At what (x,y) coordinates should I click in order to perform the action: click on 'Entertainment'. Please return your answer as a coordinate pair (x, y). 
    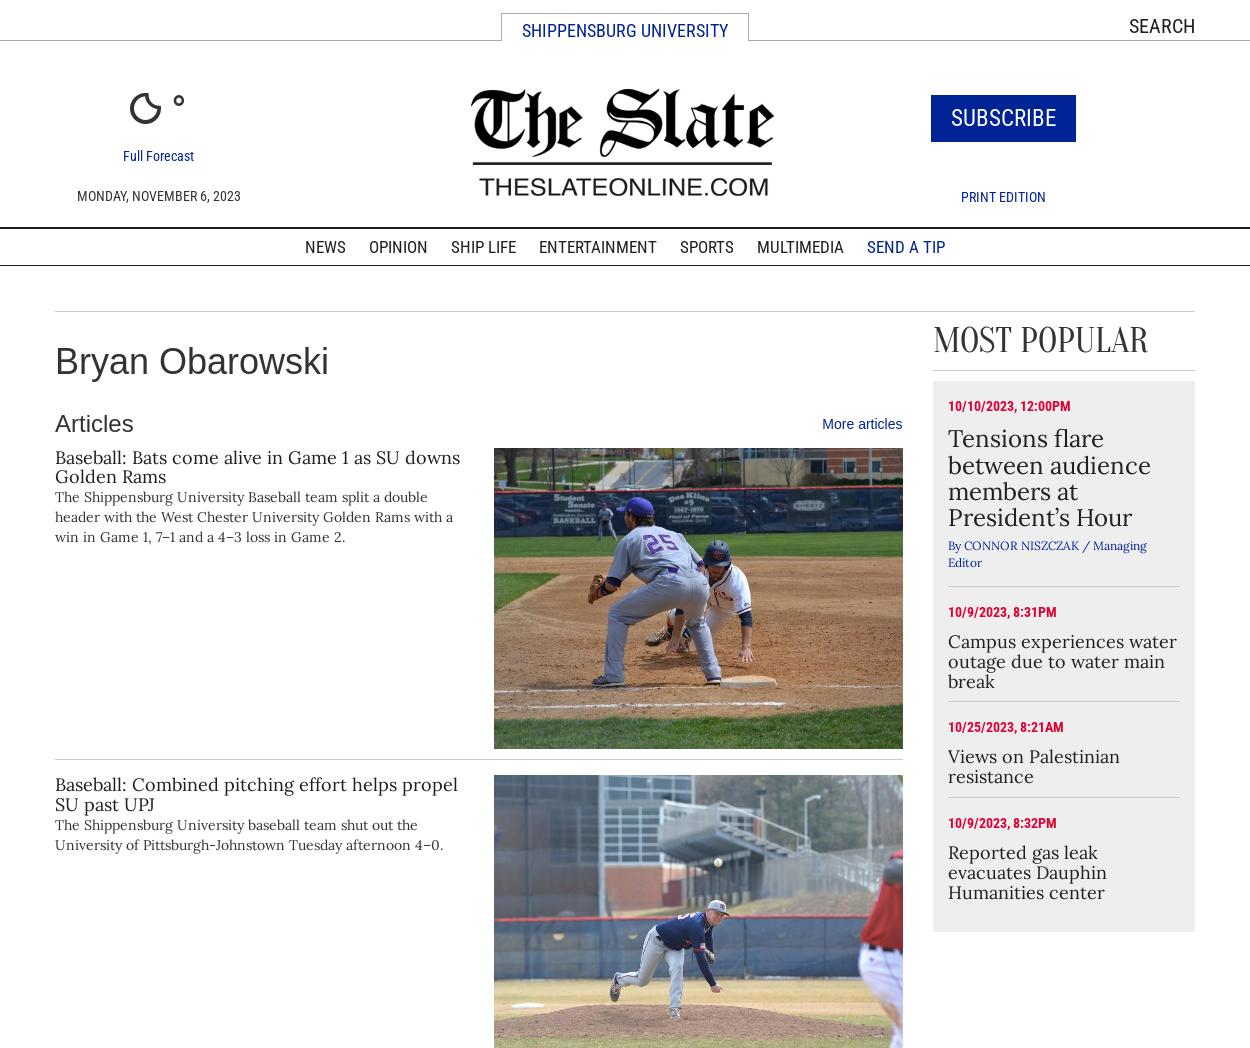
    Looking at the image, I should click on (539, 245).